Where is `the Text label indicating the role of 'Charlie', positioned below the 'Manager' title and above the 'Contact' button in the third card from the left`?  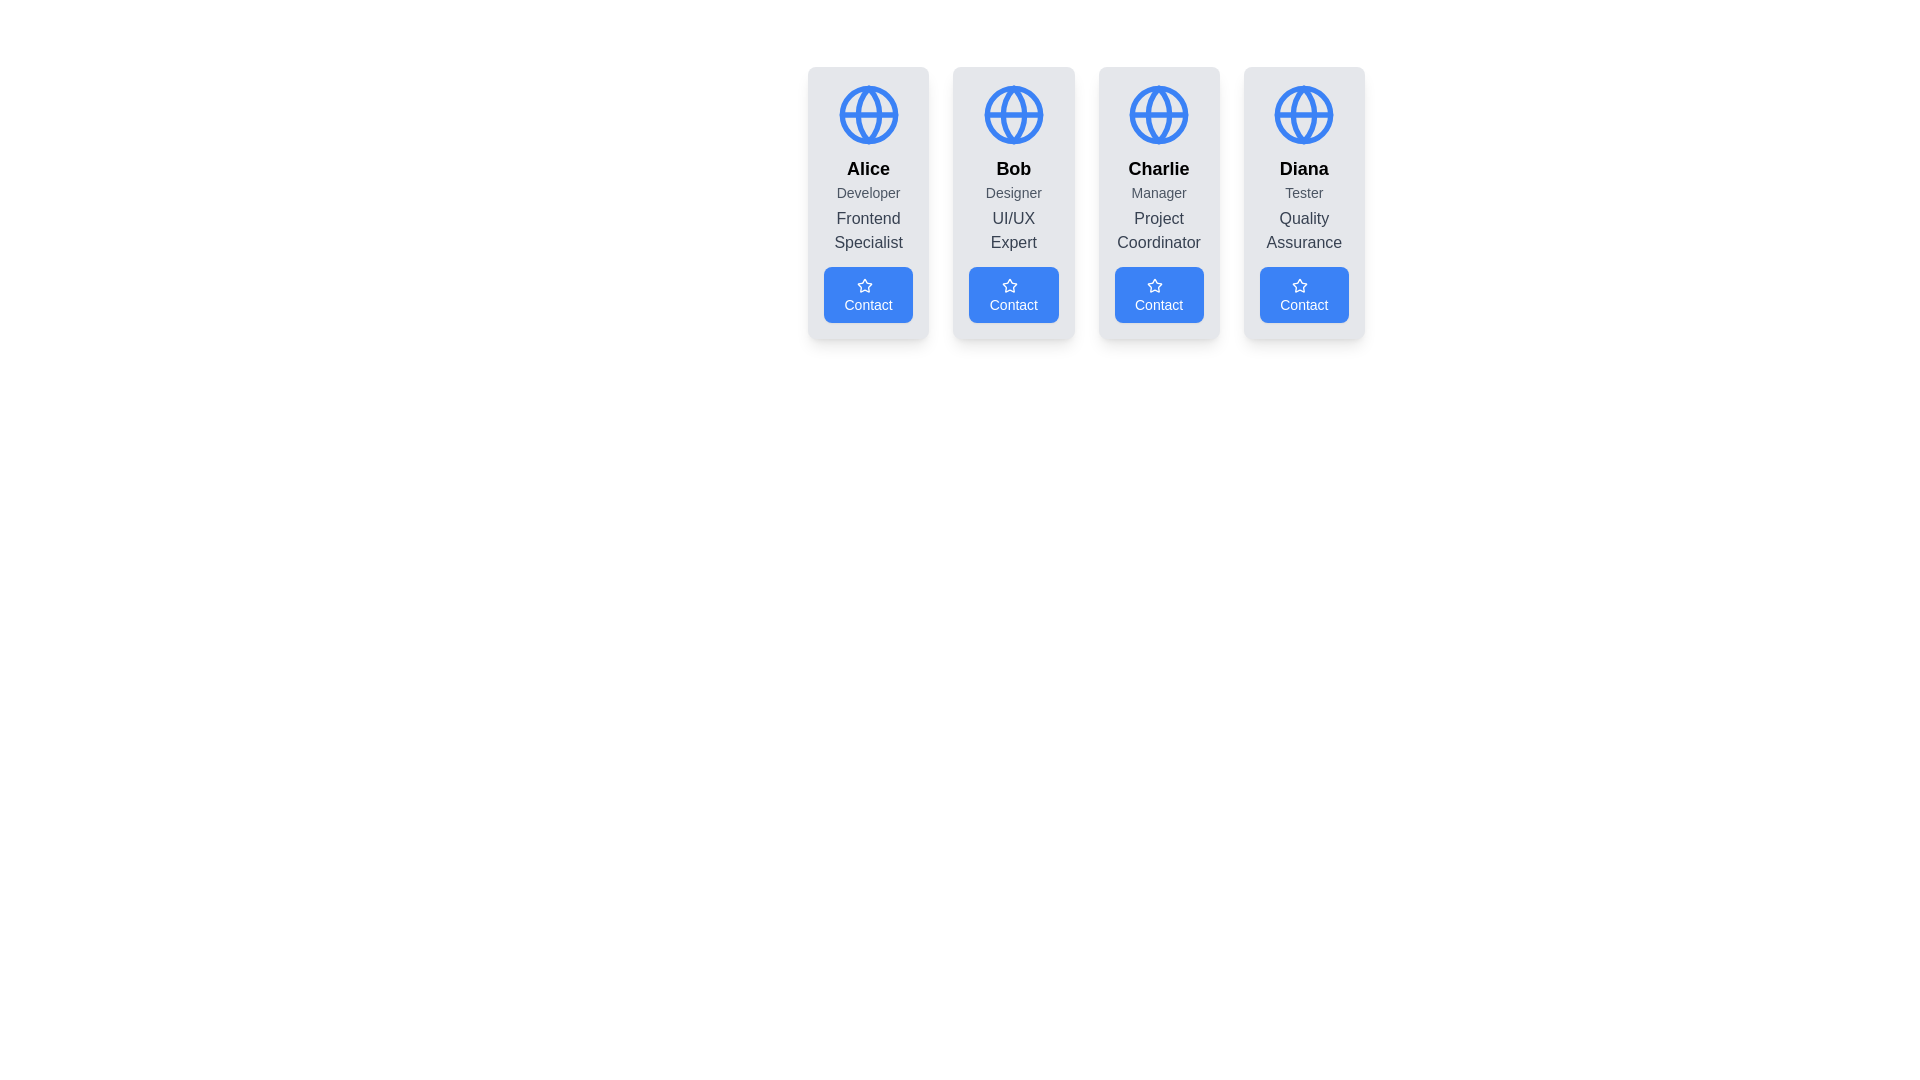 the Text label indicating the role of 'Charlie', positioned below the 'Manager' title and above the 'Contact' button in the third card from the left is located at coordinates (1159, 230).